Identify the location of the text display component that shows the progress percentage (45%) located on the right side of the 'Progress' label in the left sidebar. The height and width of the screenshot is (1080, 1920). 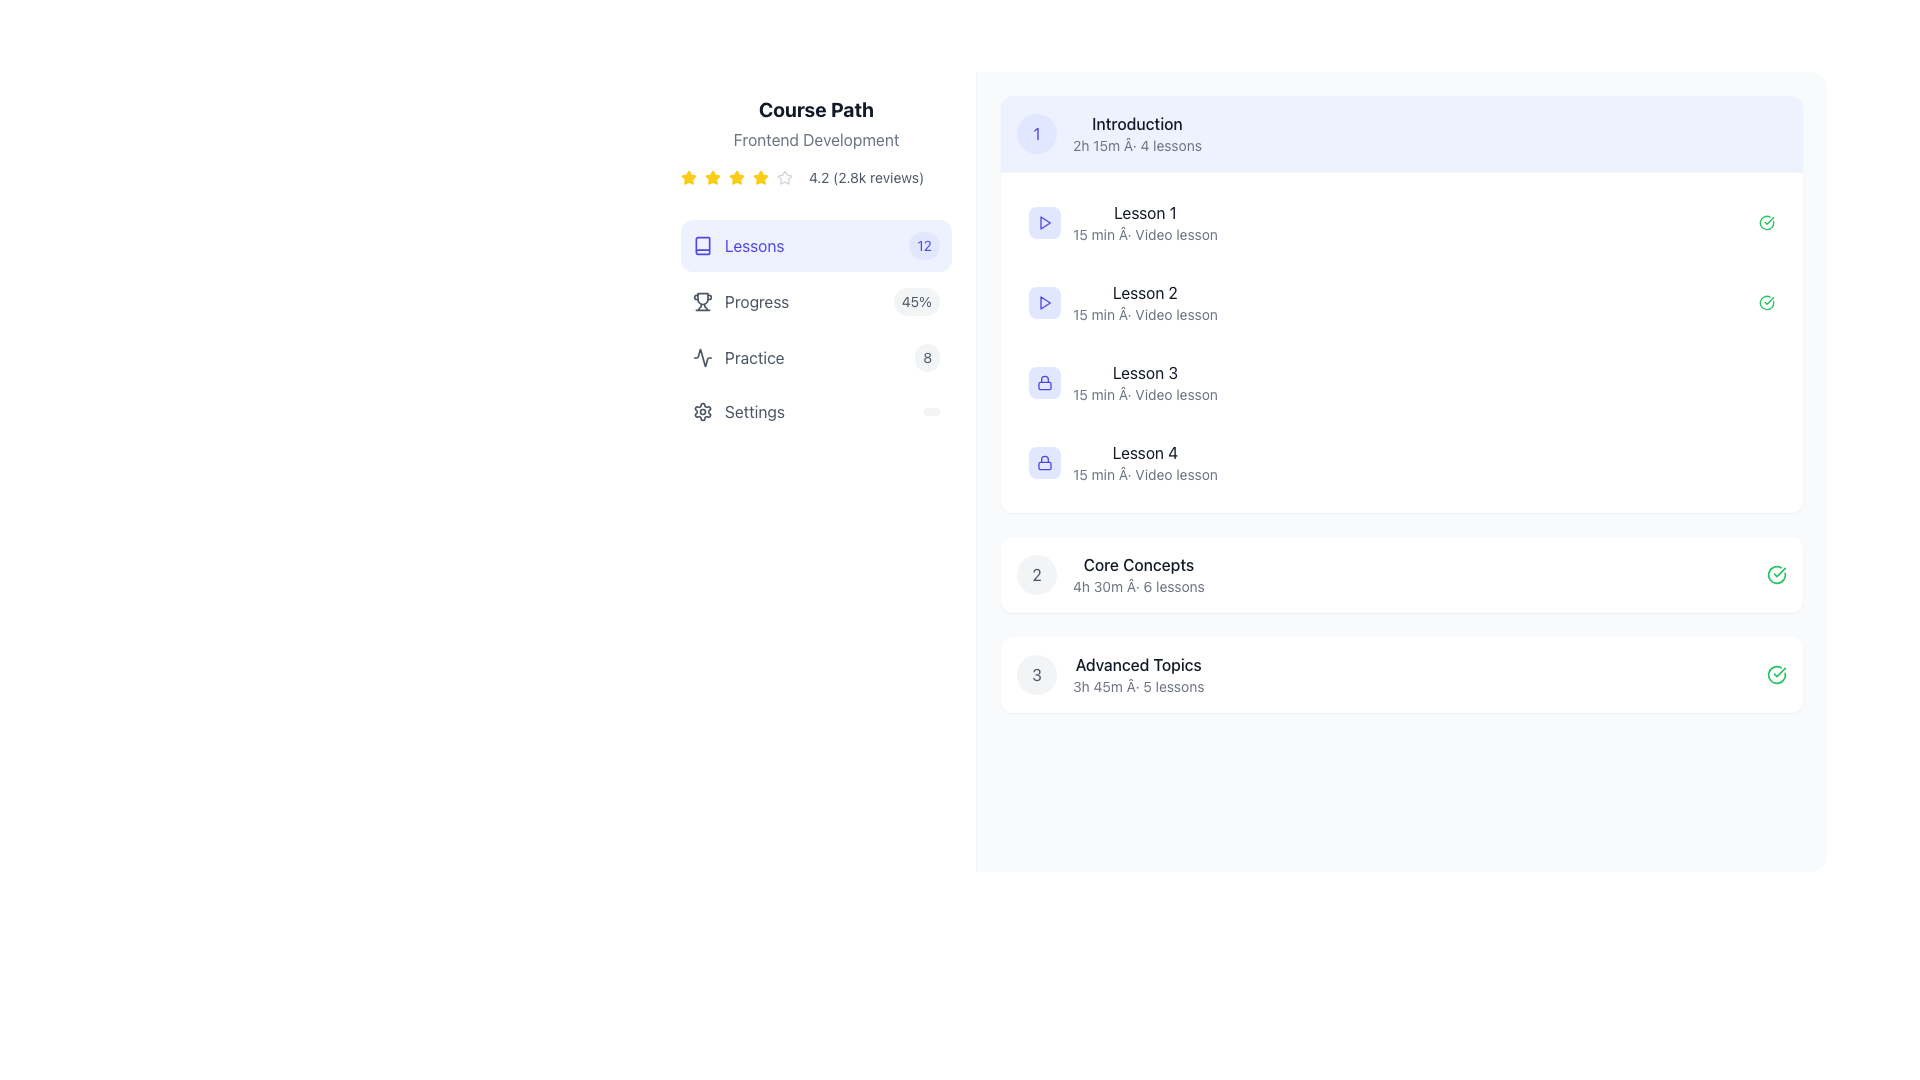
(915, 301).